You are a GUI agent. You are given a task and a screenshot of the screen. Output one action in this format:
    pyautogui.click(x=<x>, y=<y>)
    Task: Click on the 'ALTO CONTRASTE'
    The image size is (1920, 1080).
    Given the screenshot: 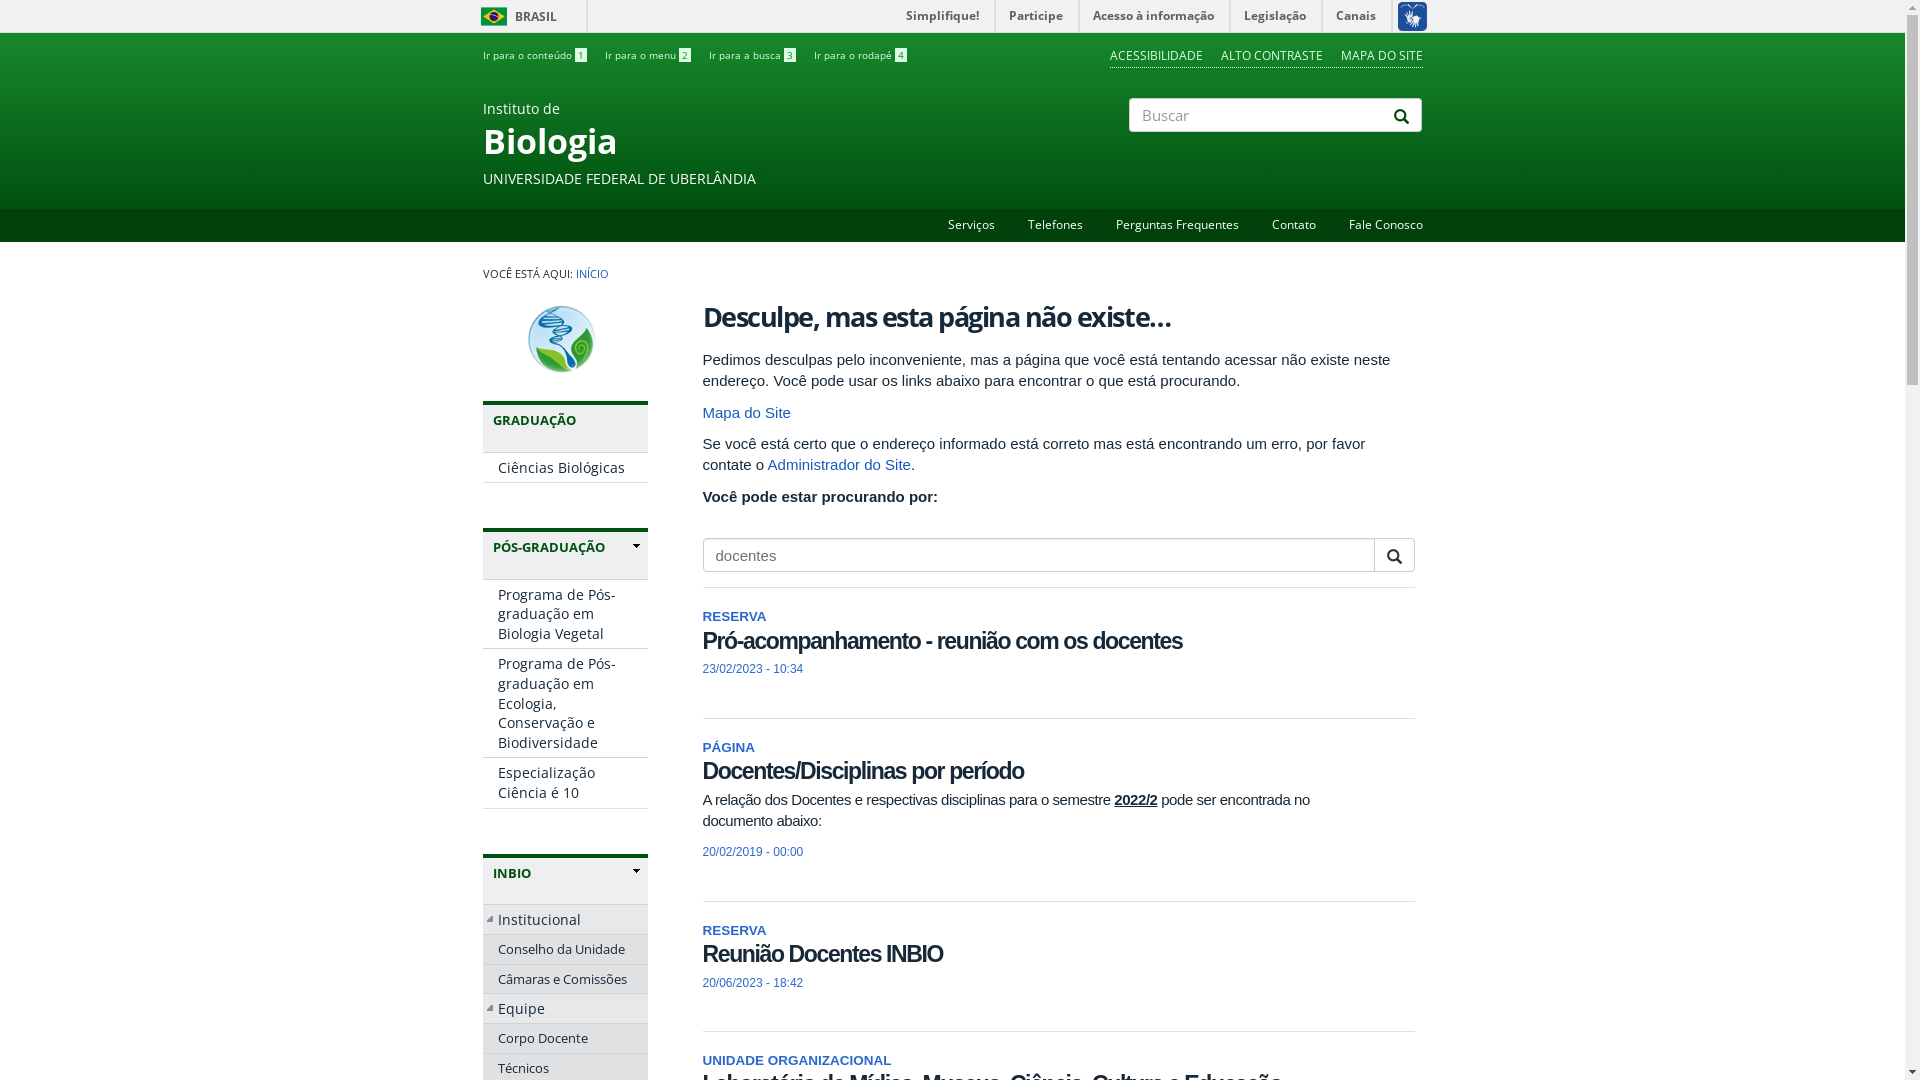 What is the action you would take?
    pyautogui.click(x=1270, y=54)
    